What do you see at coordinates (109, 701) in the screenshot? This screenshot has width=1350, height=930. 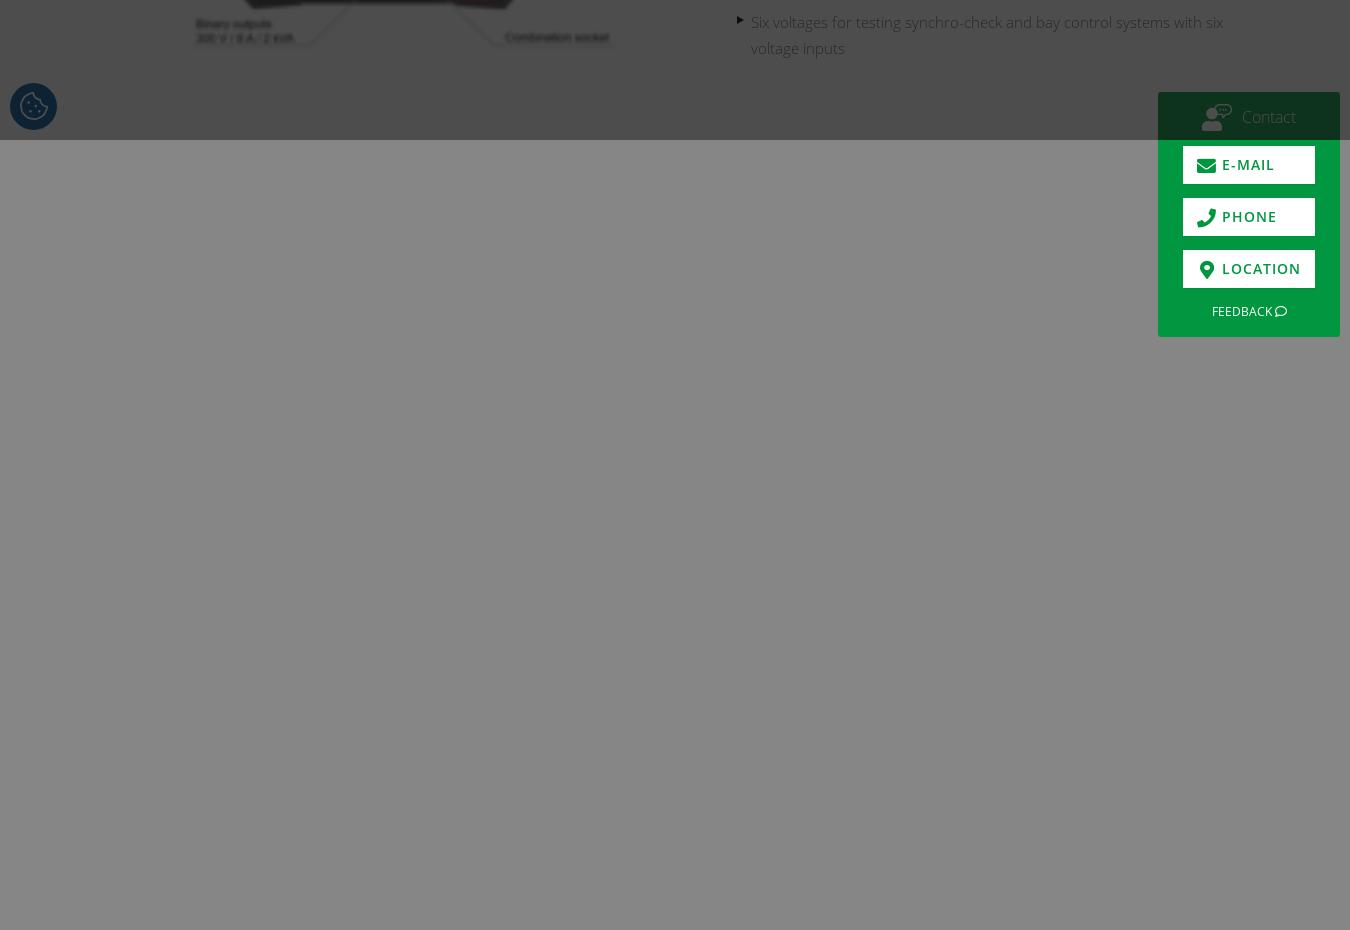 I see `'Use CMControl P App for quick and easy manual testing.'` at bounding box center [109, 701].